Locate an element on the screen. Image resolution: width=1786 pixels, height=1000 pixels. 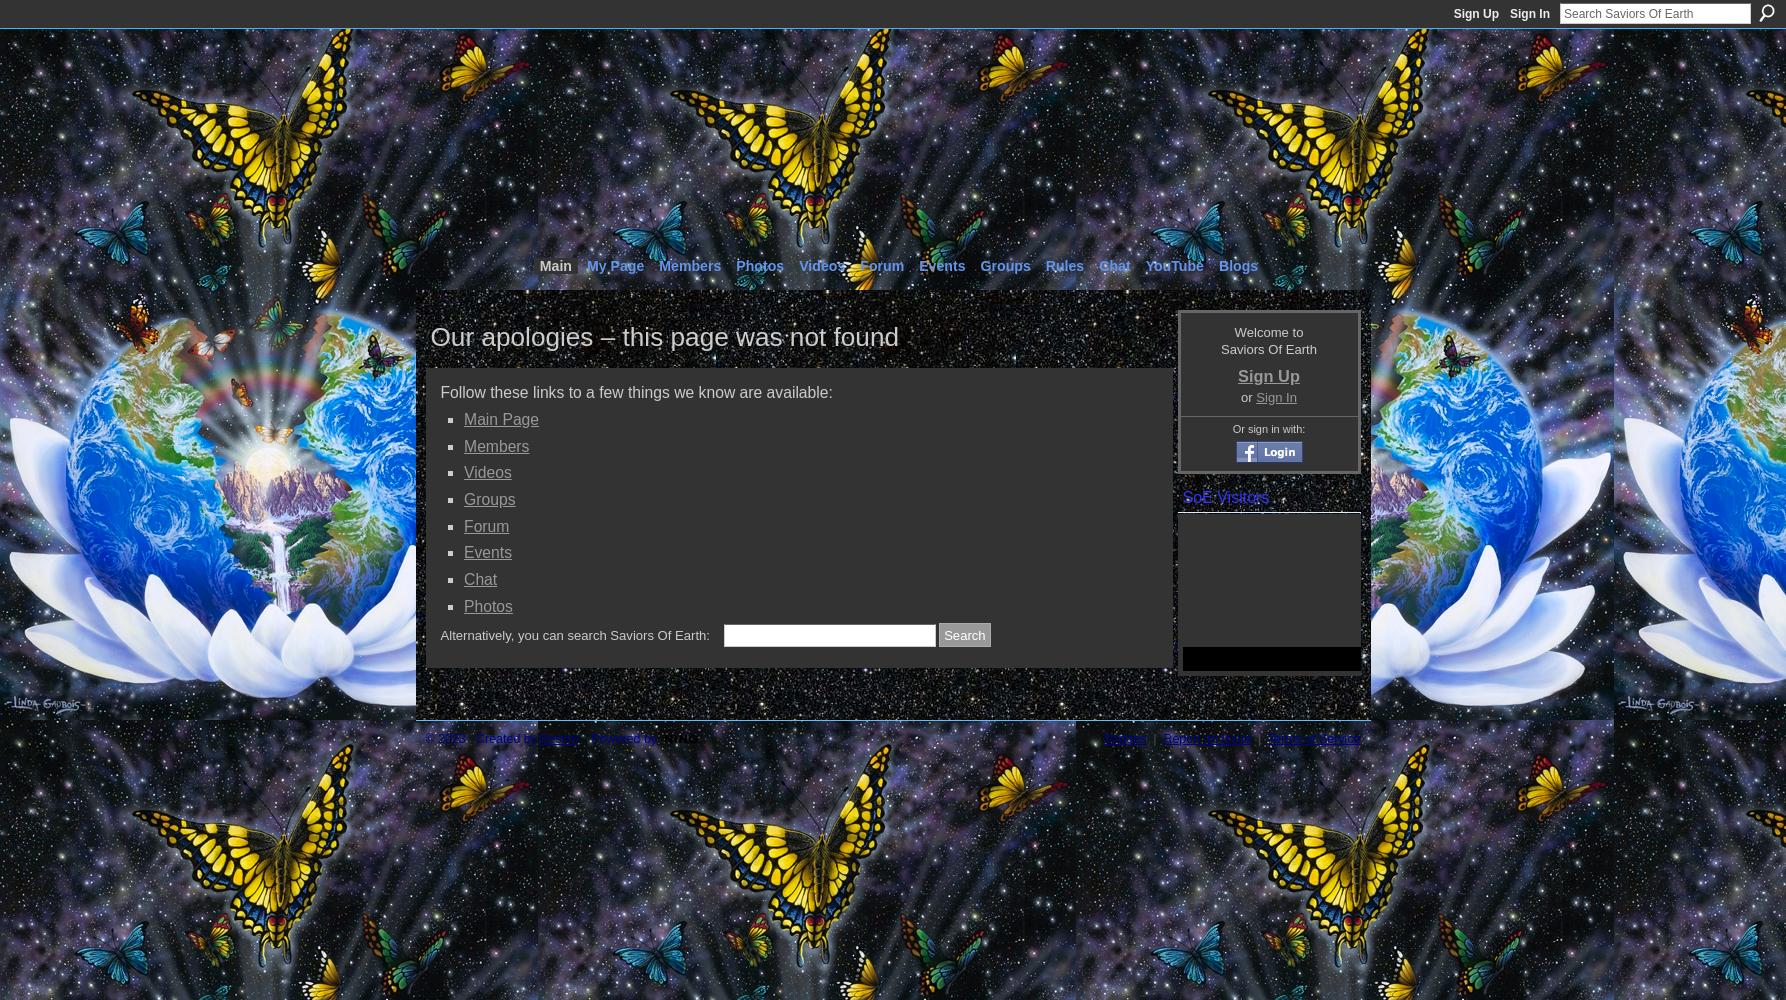
'Welcome to' is located at coordinates (1268, 330).